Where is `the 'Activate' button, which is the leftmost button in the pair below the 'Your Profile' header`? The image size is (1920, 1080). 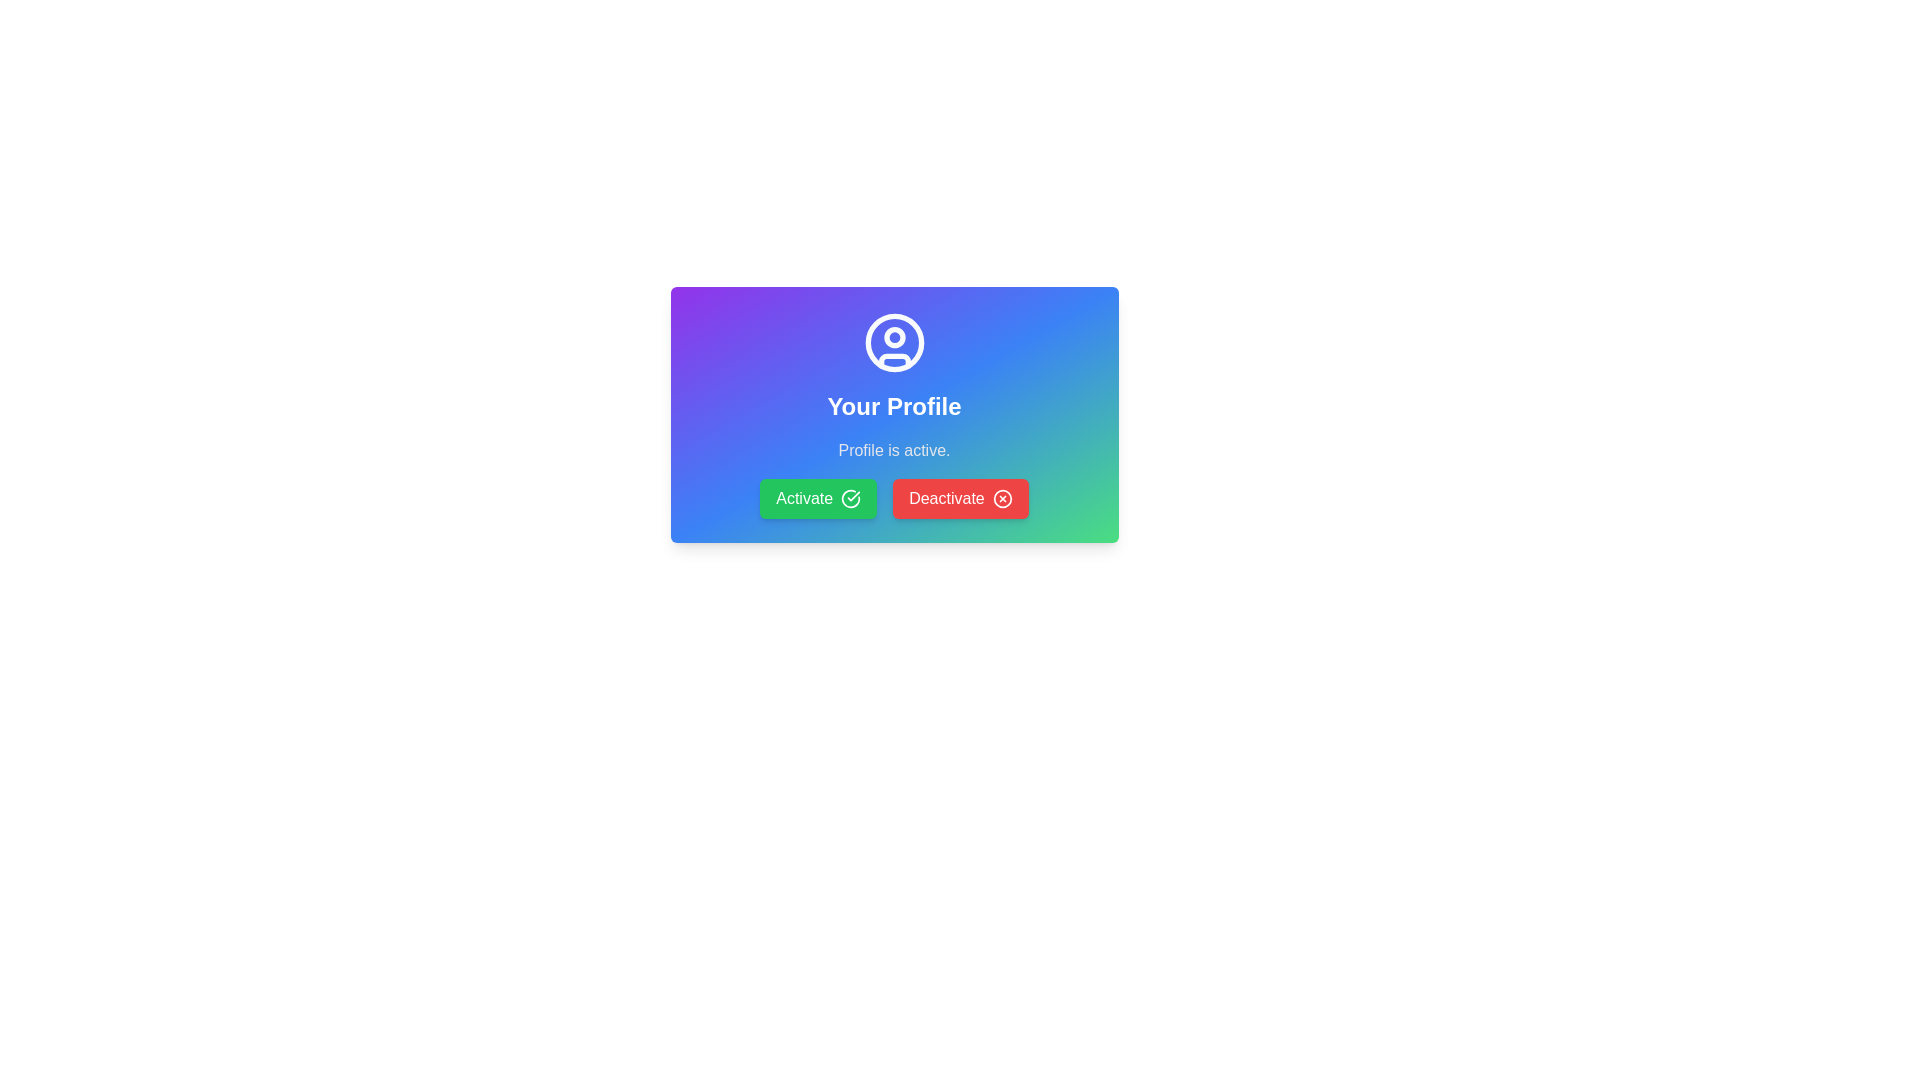 the 'Activate' button, which is the leftmost button in the pair below the 'Your Profile' header is located at coordinates (818, 497).